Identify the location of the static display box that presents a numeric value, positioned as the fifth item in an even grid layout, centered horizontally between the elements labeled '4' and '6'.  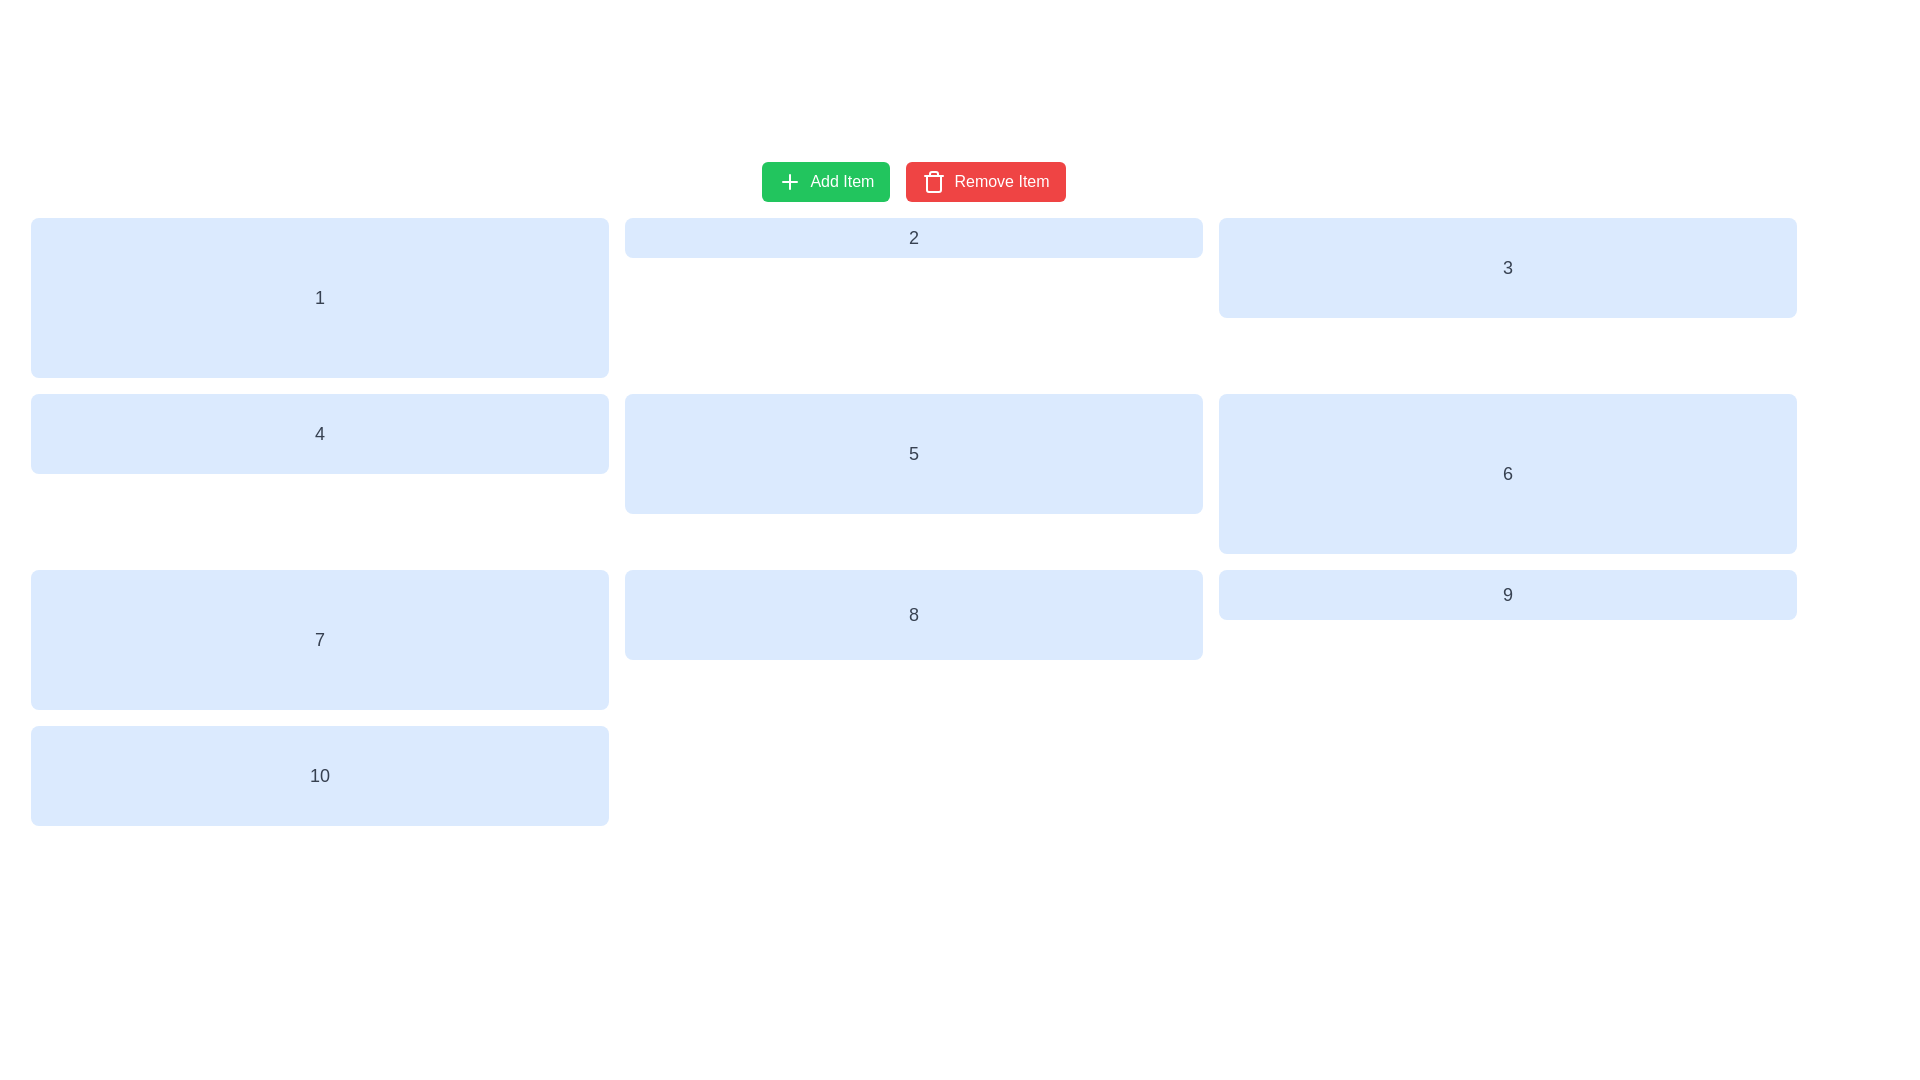
(912, 454).